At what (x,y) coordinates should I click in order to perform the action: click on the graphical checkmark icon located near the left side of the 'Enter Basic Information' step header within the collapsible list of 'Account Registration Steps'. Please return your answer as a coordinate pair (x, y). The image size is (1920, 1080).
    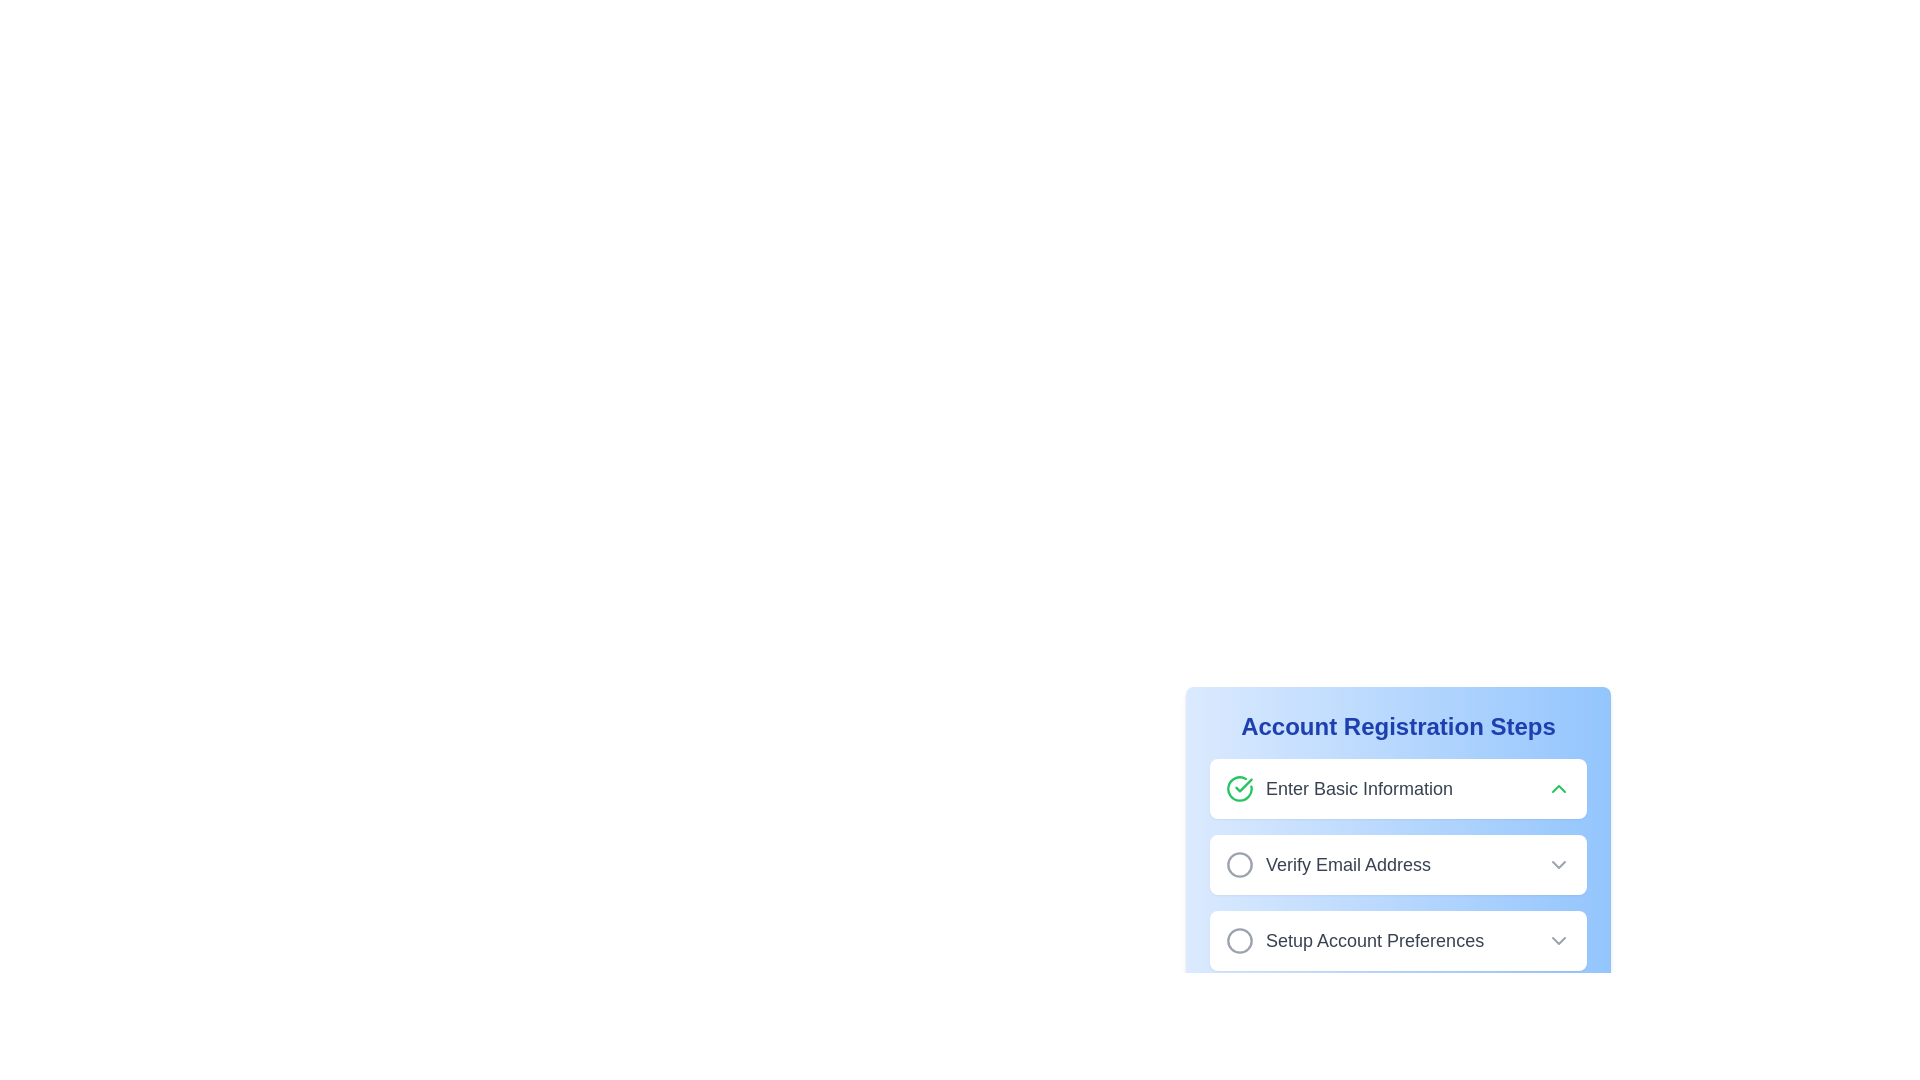
    Looking at the image, I should click on (1243, 784).